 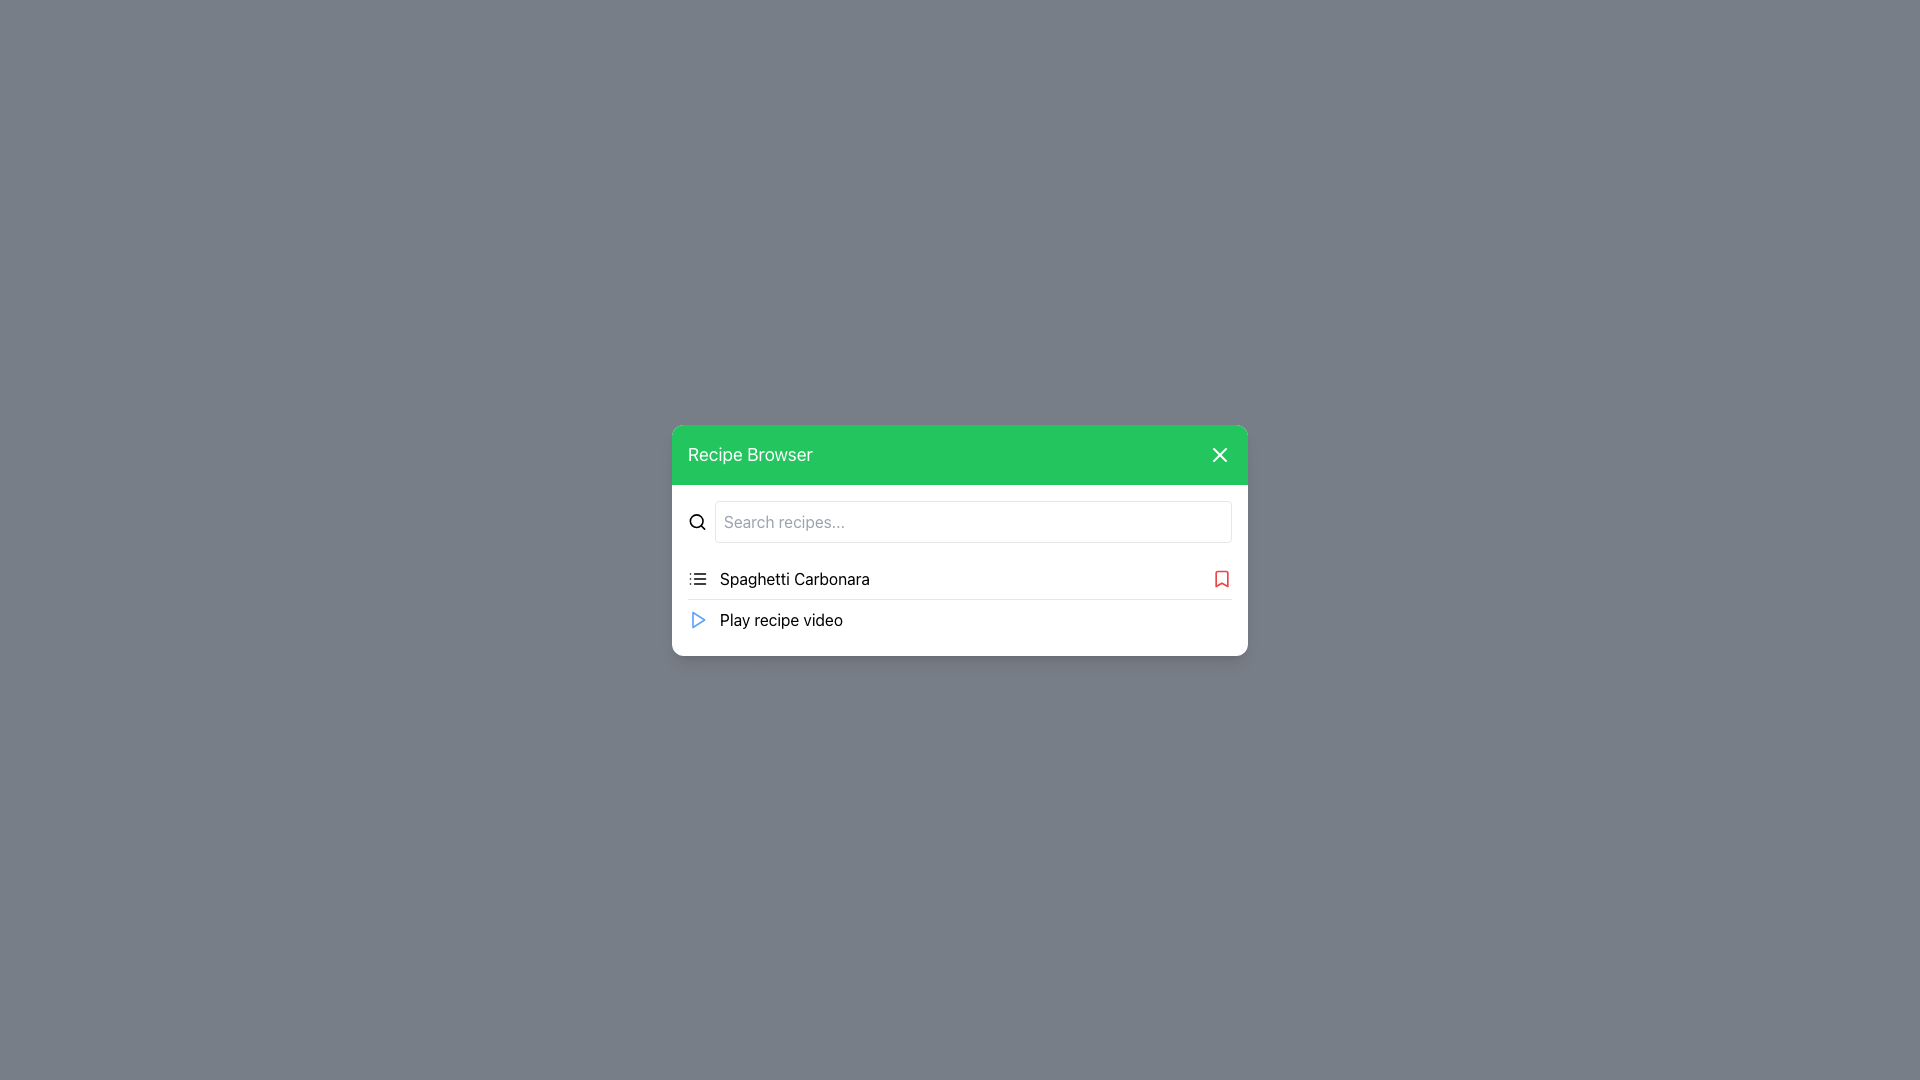 I want to click on the static text element labeled 'Play recipe video', which is located to the right of the play button icon, positioned near the bottom of the interface, so click(x=780, y=618).